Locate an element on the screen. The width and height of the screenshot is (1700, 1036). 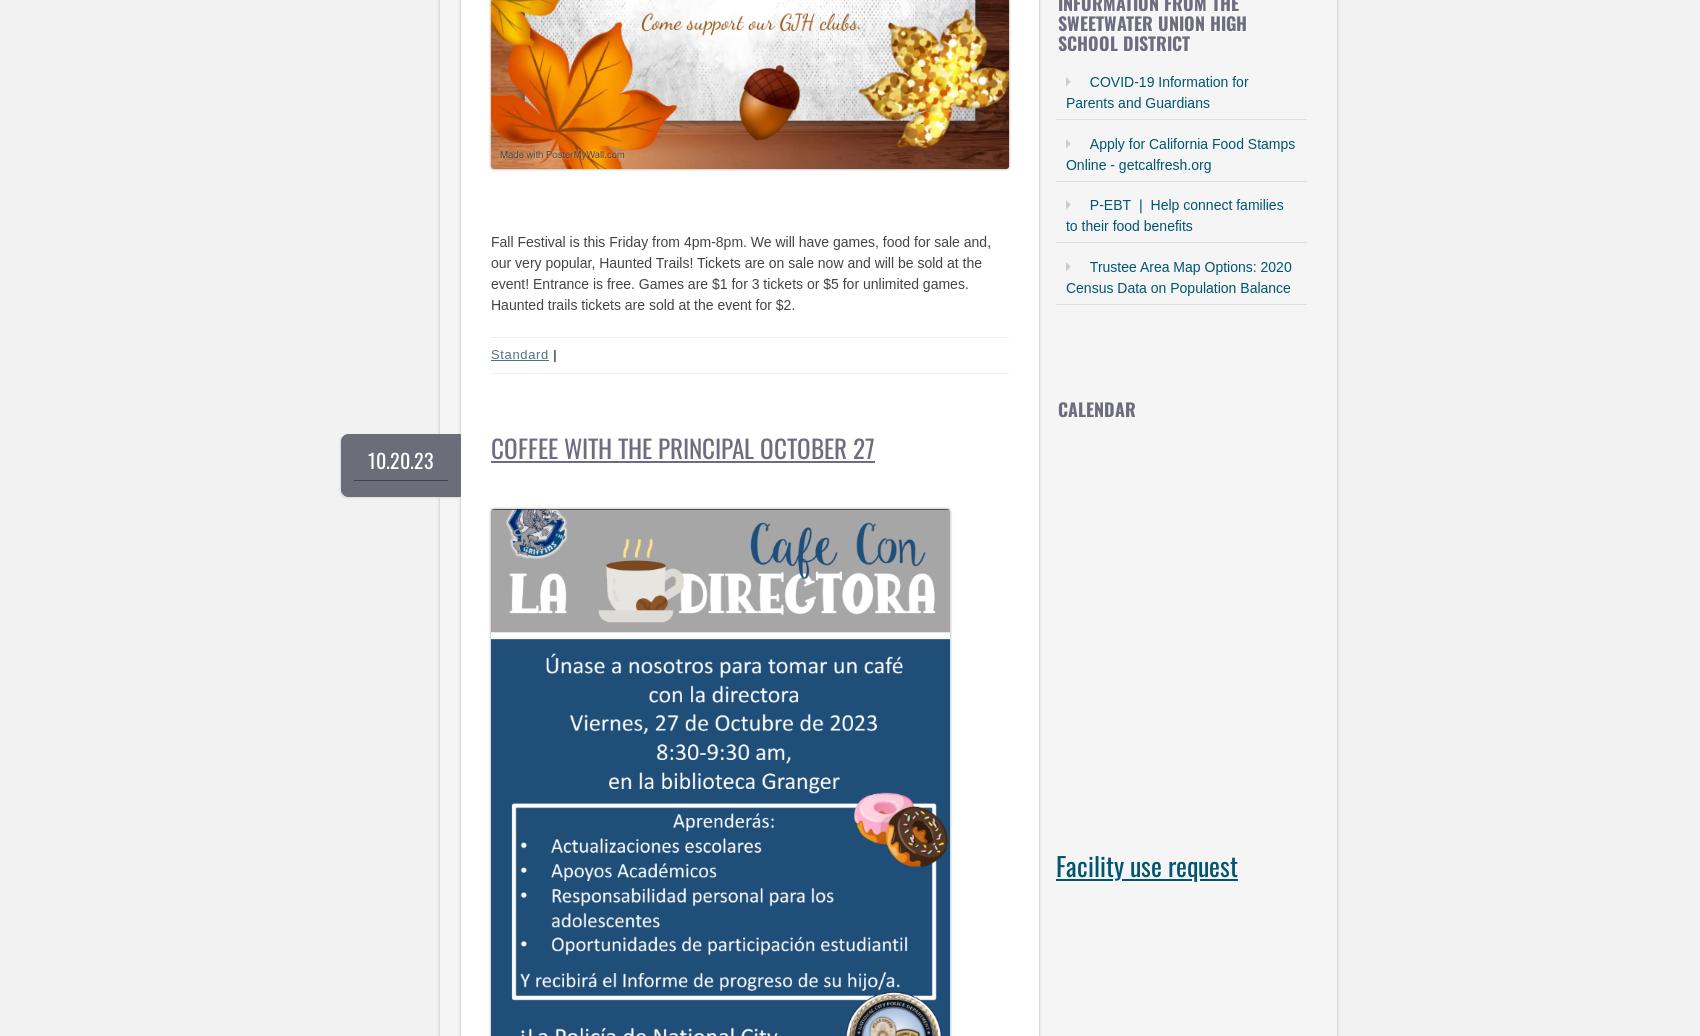
'COVID-19 Information for Parents and Guardians' is located at coordinates (1156, 92).